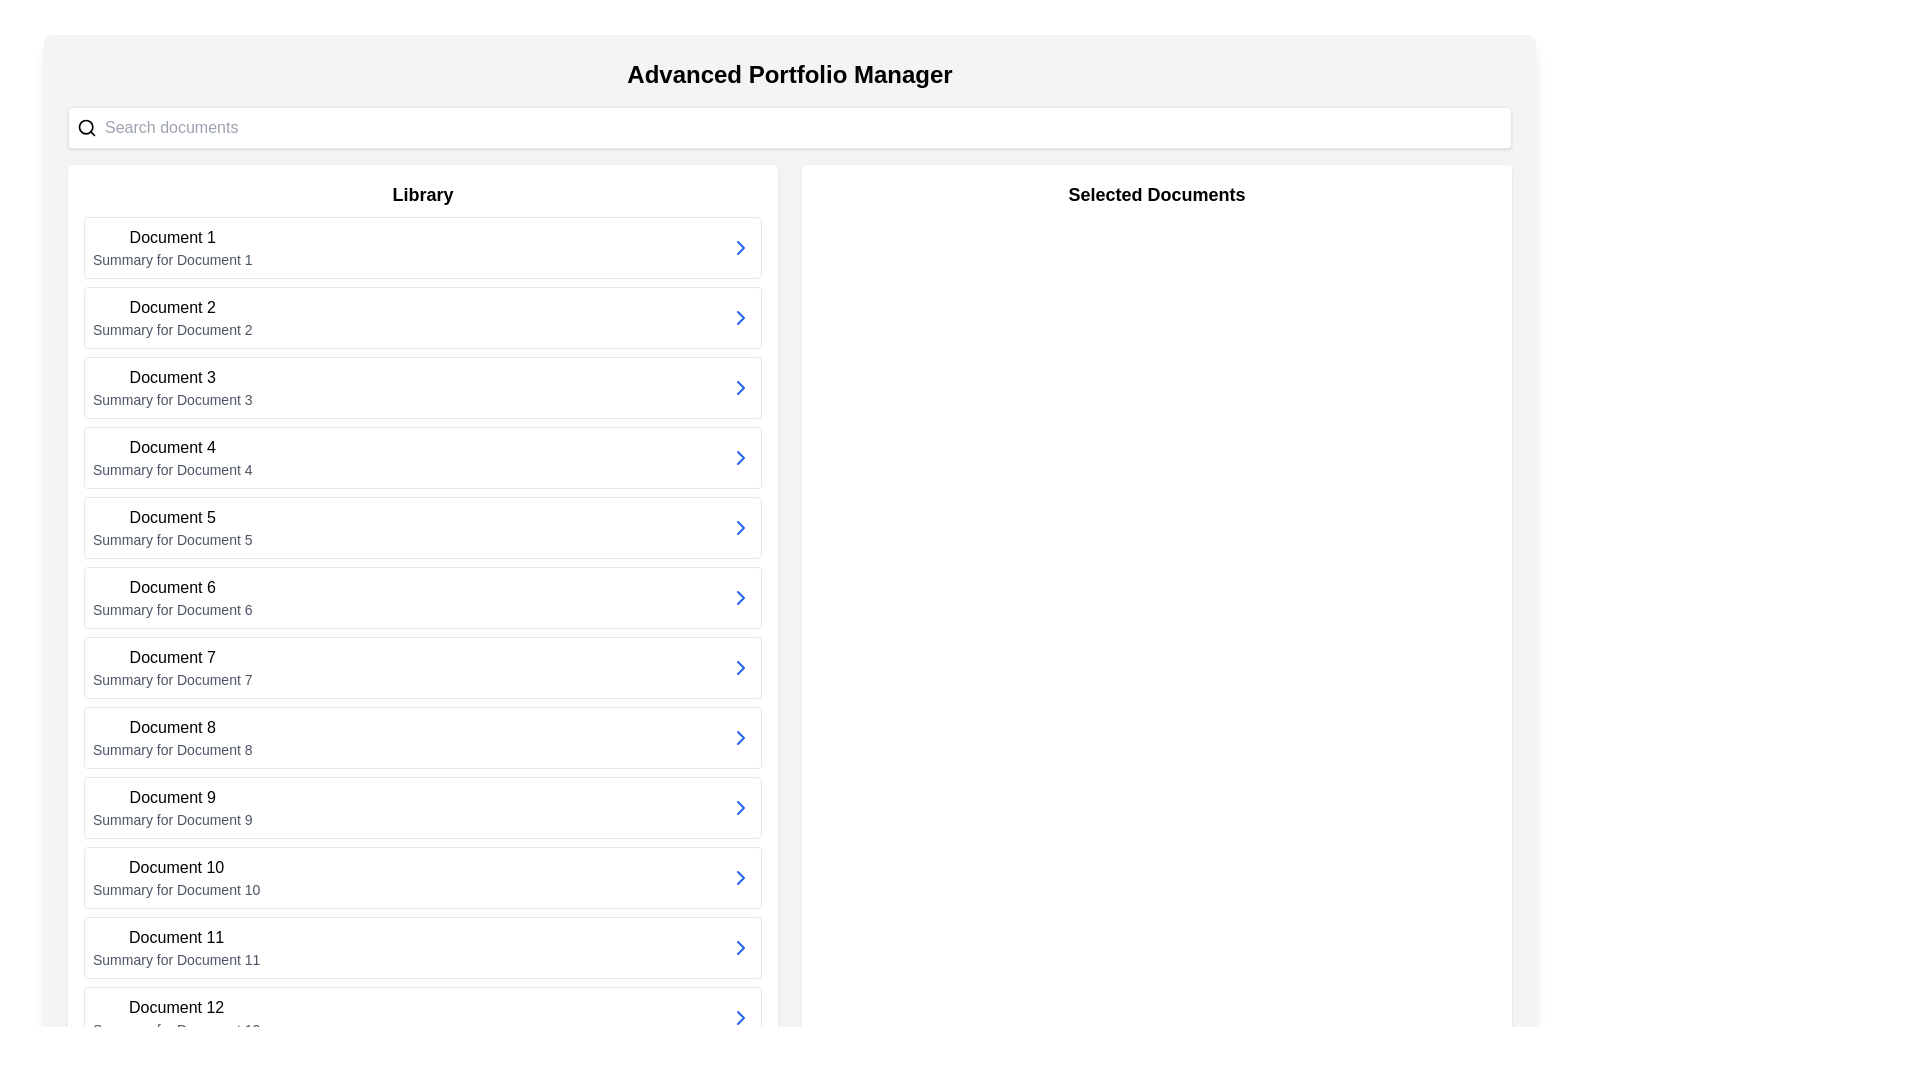 The height and width of the screenshot is (1080, 1920). Describe the element at coordinates (739, 316) in the screenshot. I see `the right-facing blue chevron icon associated with 'Document 2' in the Library section` at that location.